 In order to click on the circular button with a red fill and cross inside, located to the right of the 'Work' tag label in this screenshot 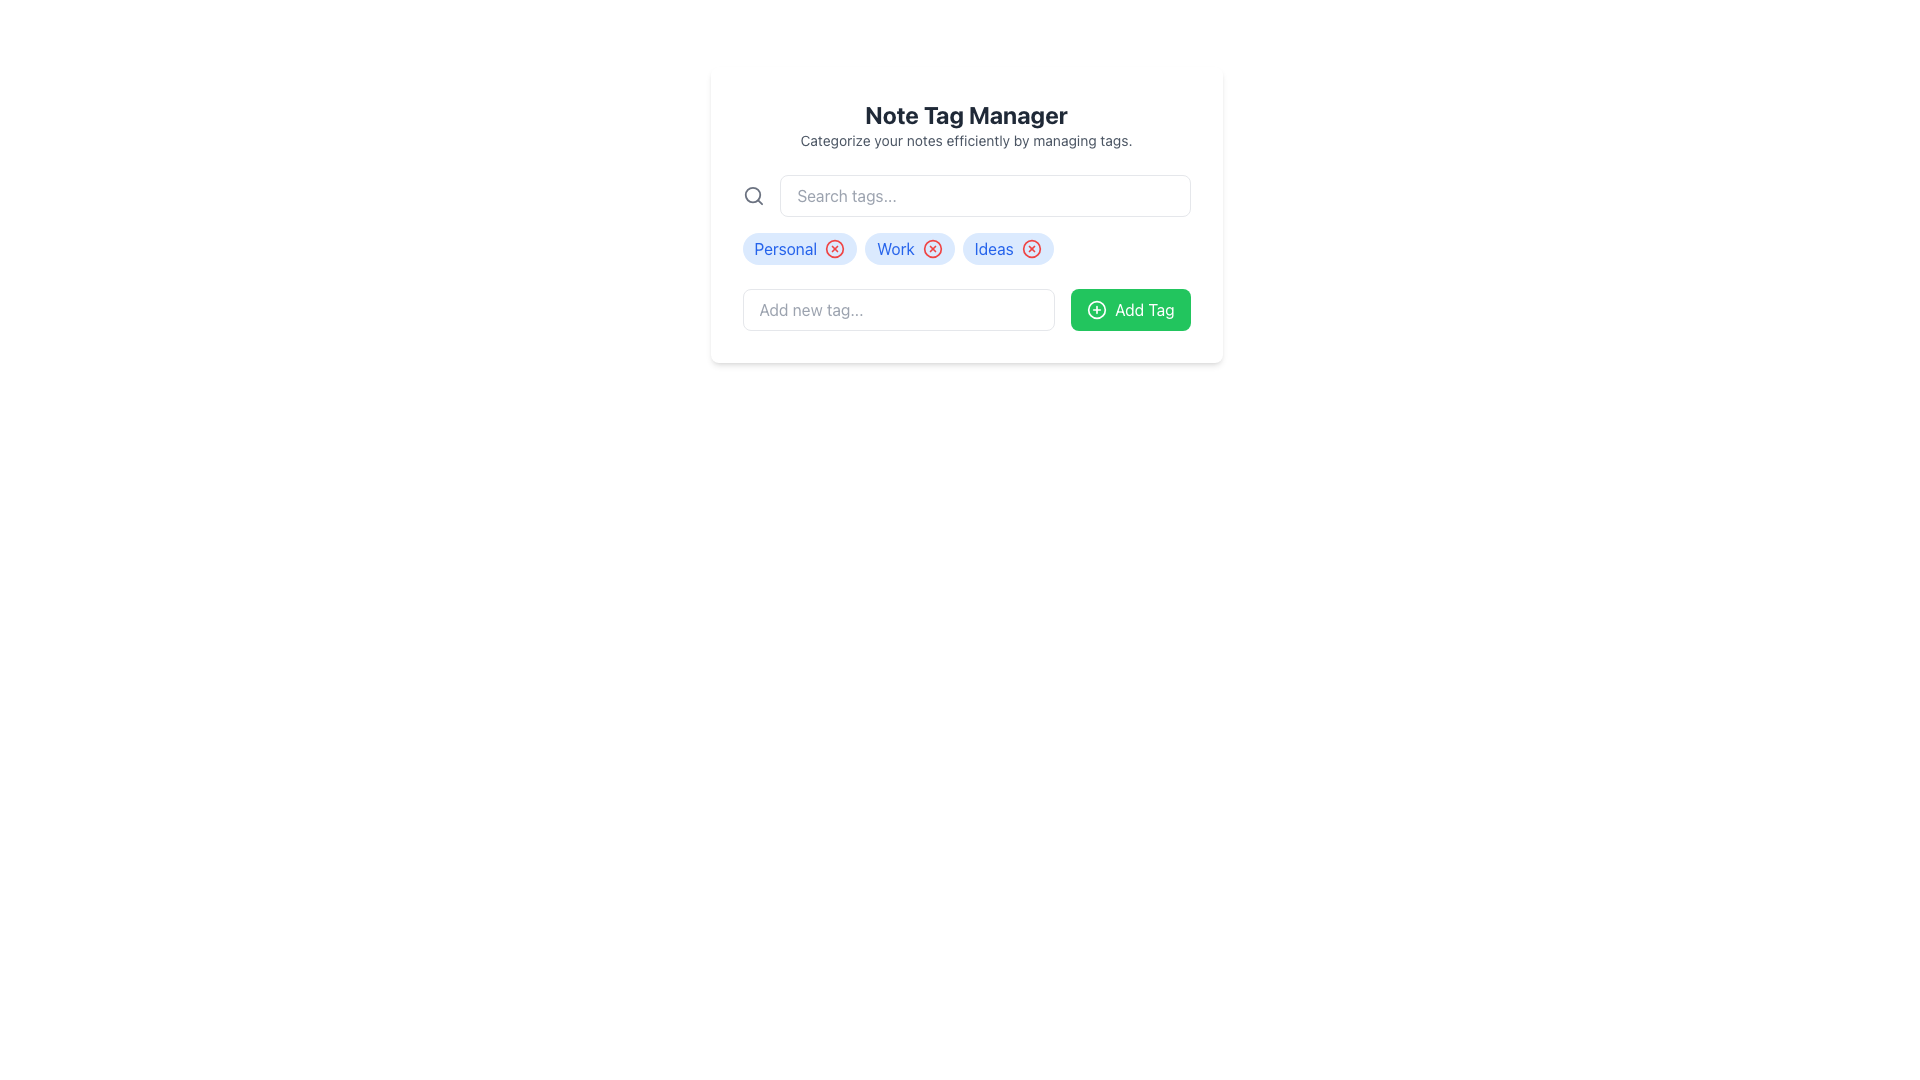, I will do `click(931, 248)`.